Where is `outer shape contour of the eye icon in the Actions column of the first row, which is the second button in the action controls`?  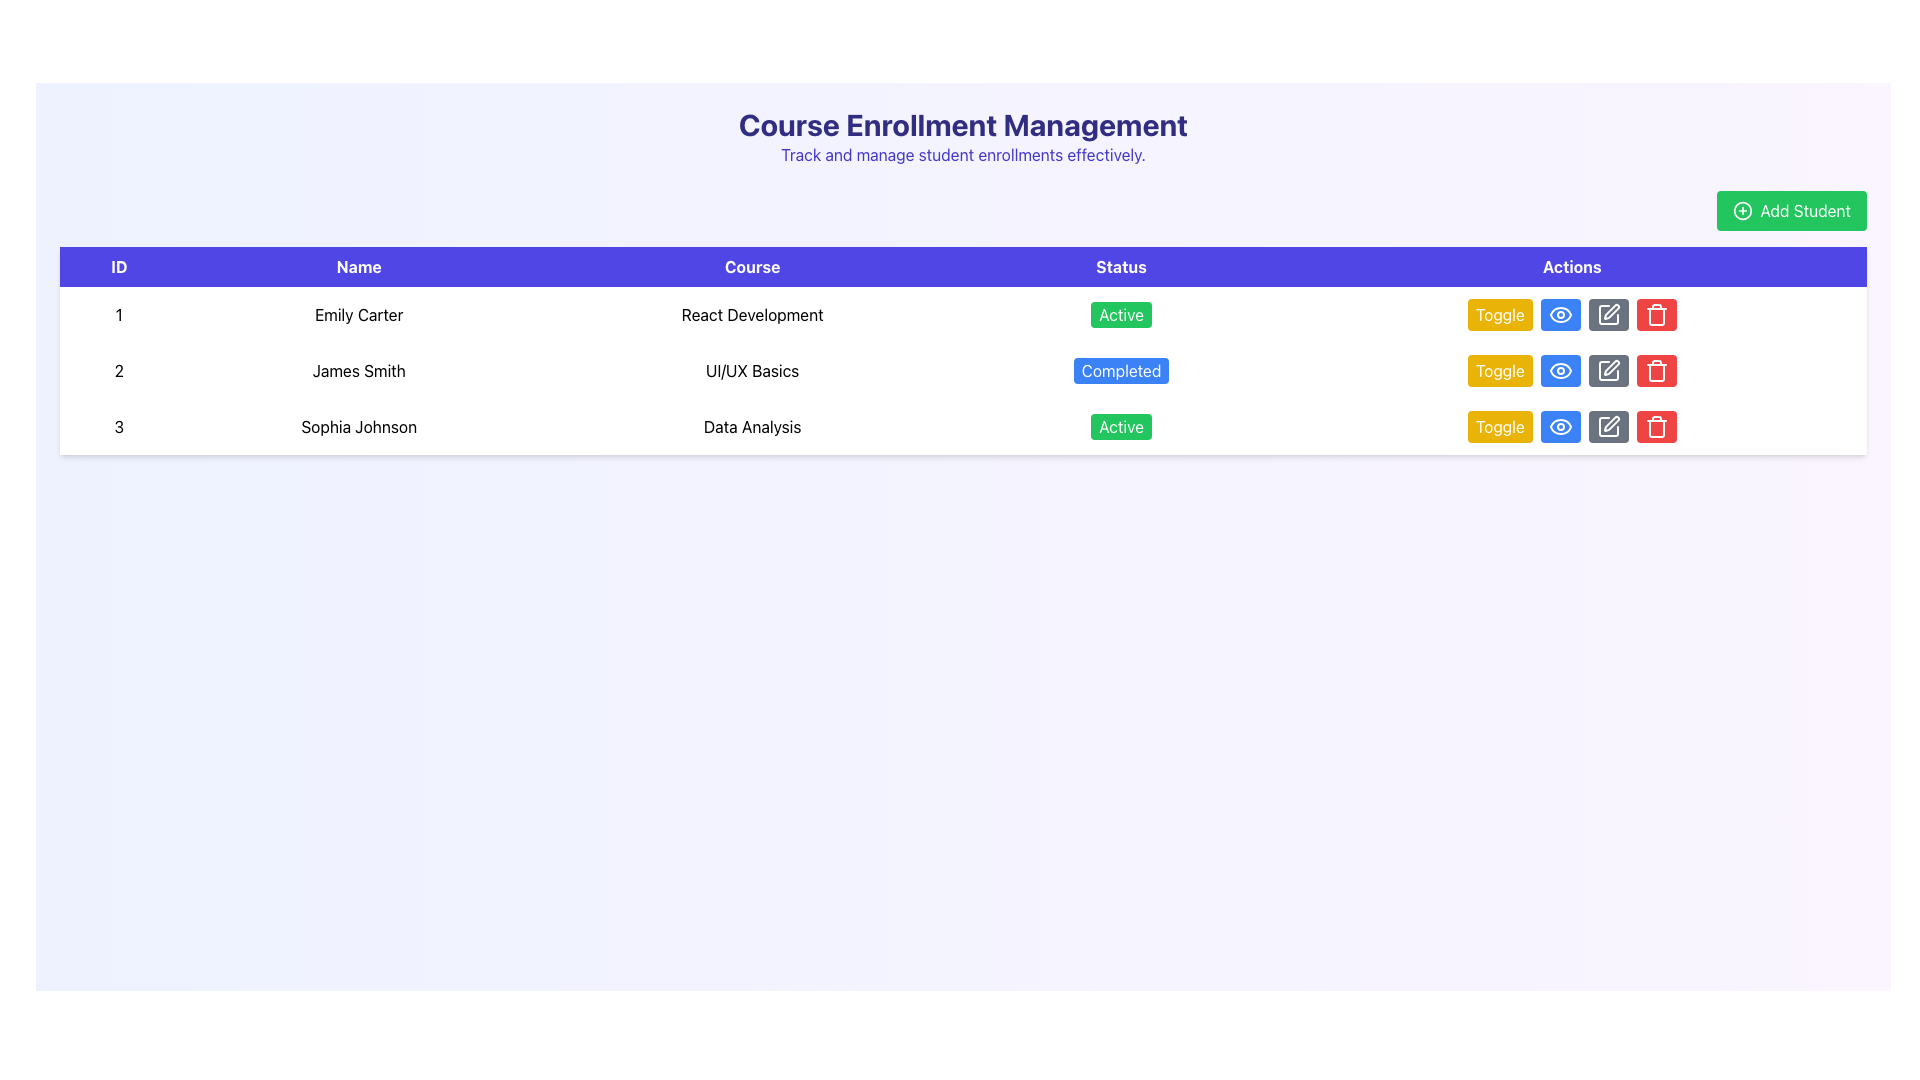 outer shape contour of the eye icon in the Actions column of the first row, which is the second button in the action controls is located at coordinates (1559, 315).